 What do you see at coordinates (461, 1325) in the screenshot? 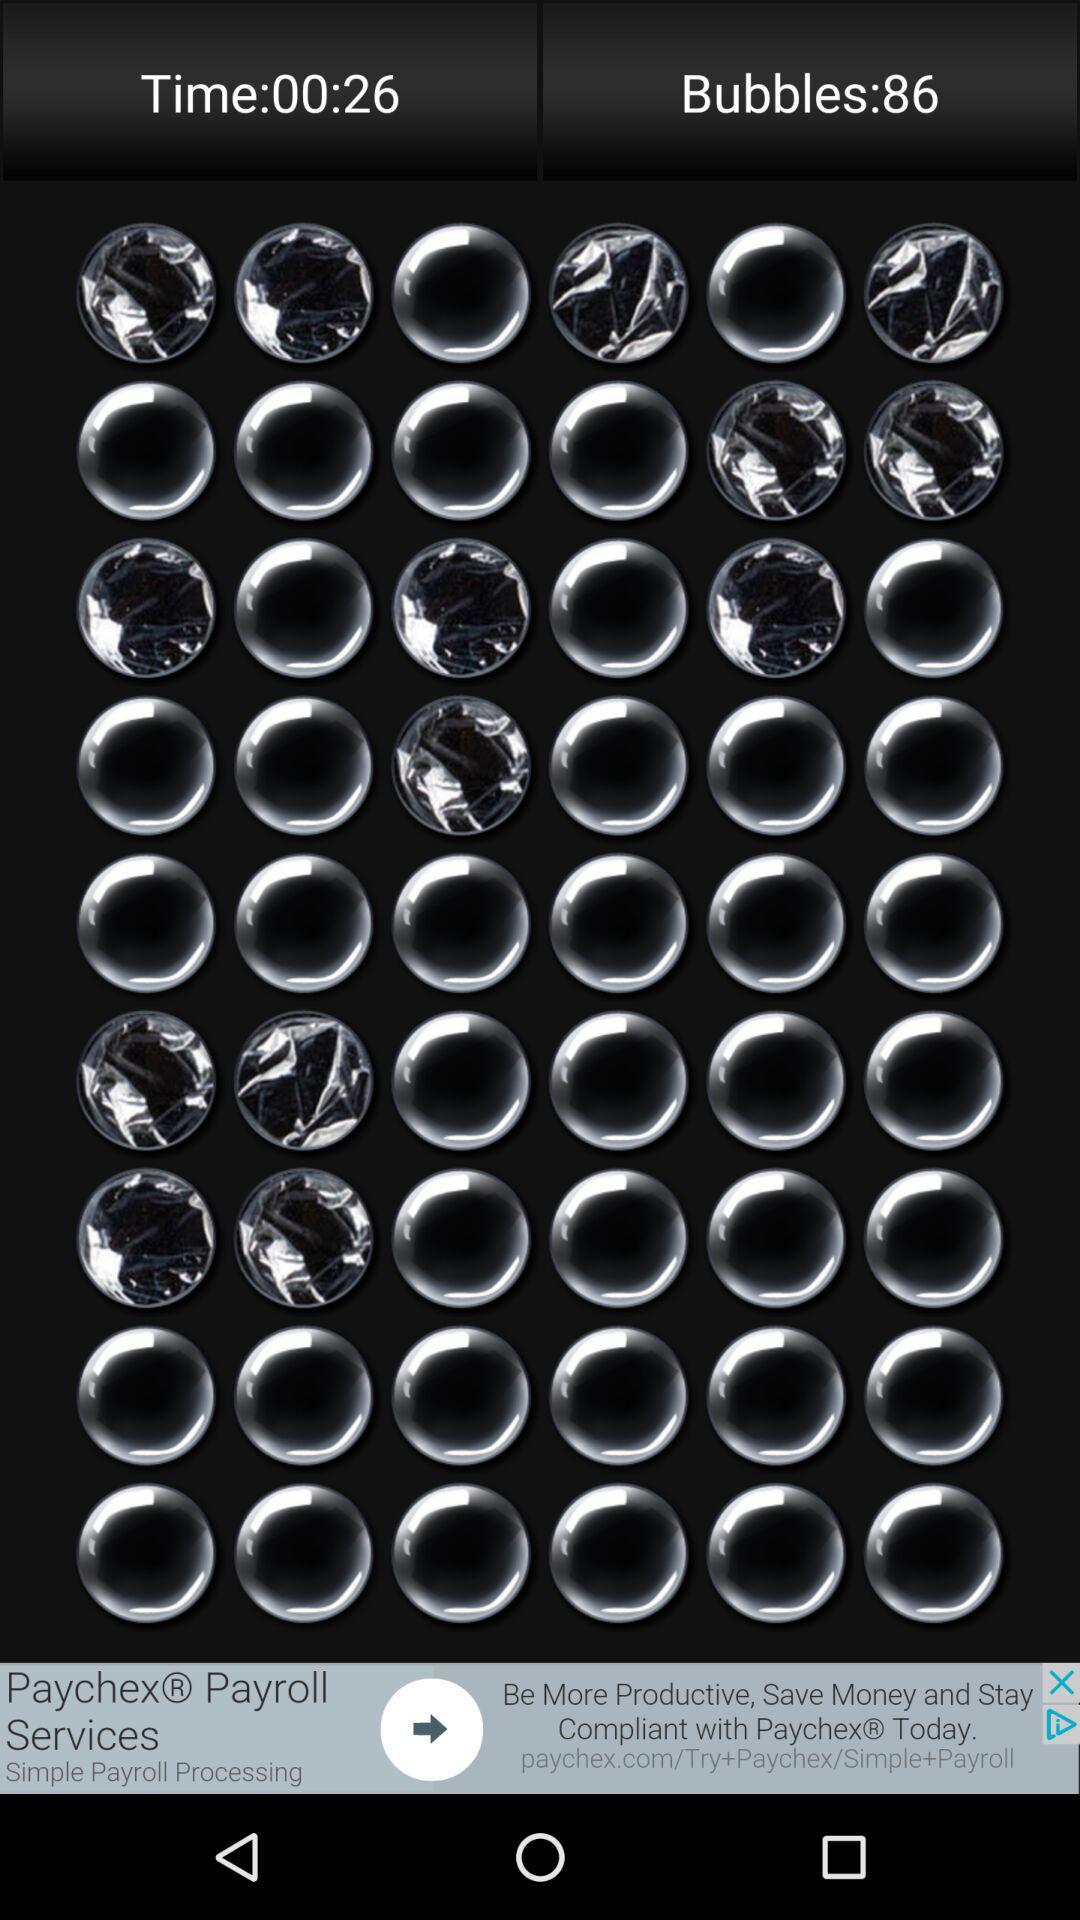
I see `the refresh icon` at bounding box center [461, 1325].